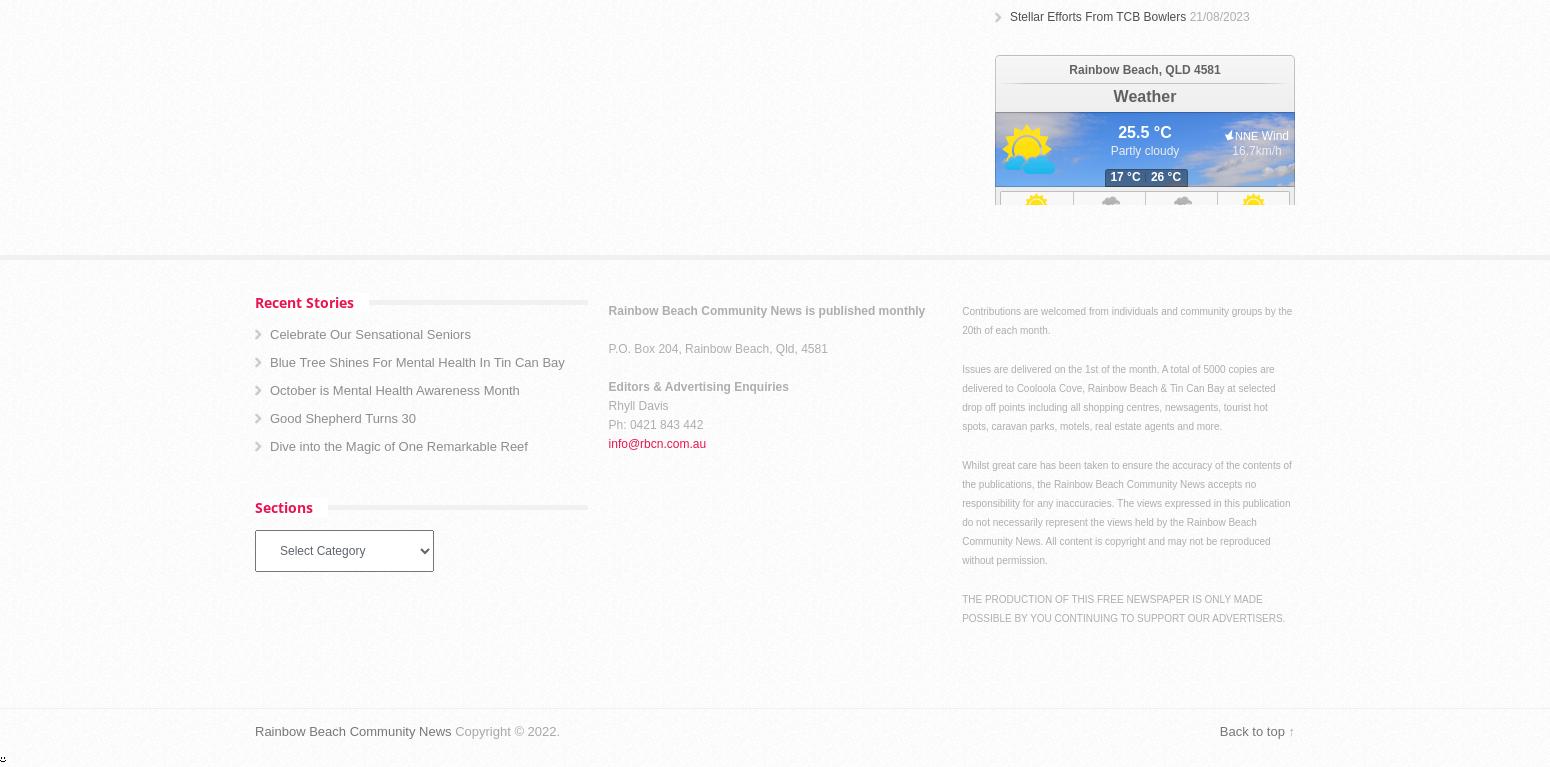 The image size is (1550, 767). I want to click on 'THE PRODUCTION OF THIS FREE NEWSPAPER IS ONLY MADE POSSIBLE BY YOU CONTINUING TO SUPPORT OUR ADVERTISERS.', so click(1122, 608).